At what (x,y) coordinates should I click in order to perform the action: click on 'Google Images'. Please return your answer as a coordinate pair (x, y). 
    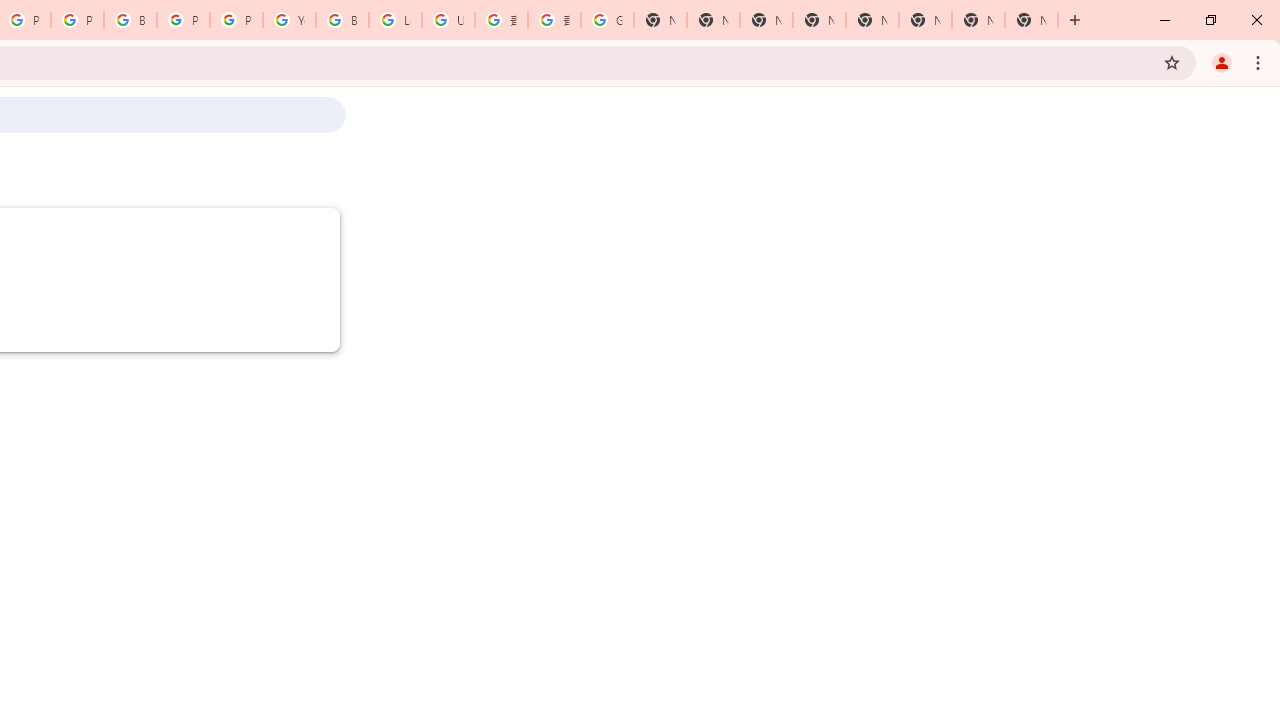
    Looking at the image, I should click on (606, 20).